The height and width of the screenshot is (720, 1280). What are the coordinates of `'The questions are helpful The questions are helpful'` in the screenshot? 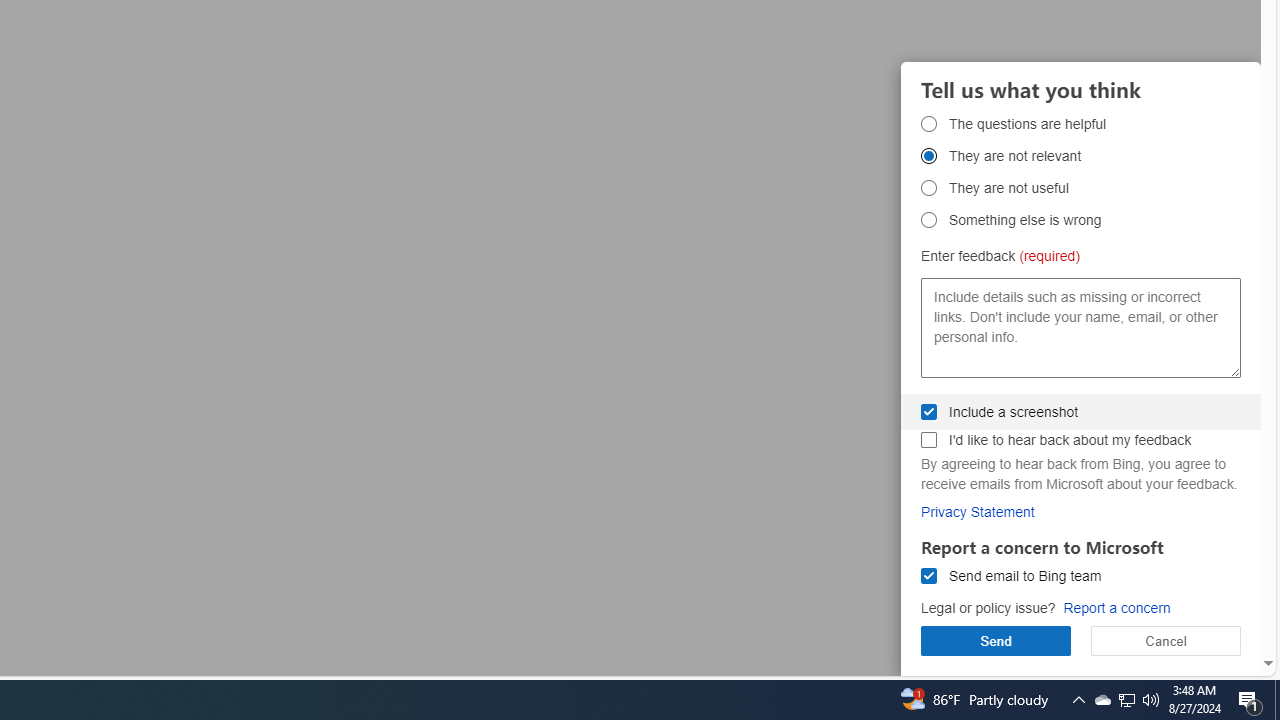 It's located at (928, 123).